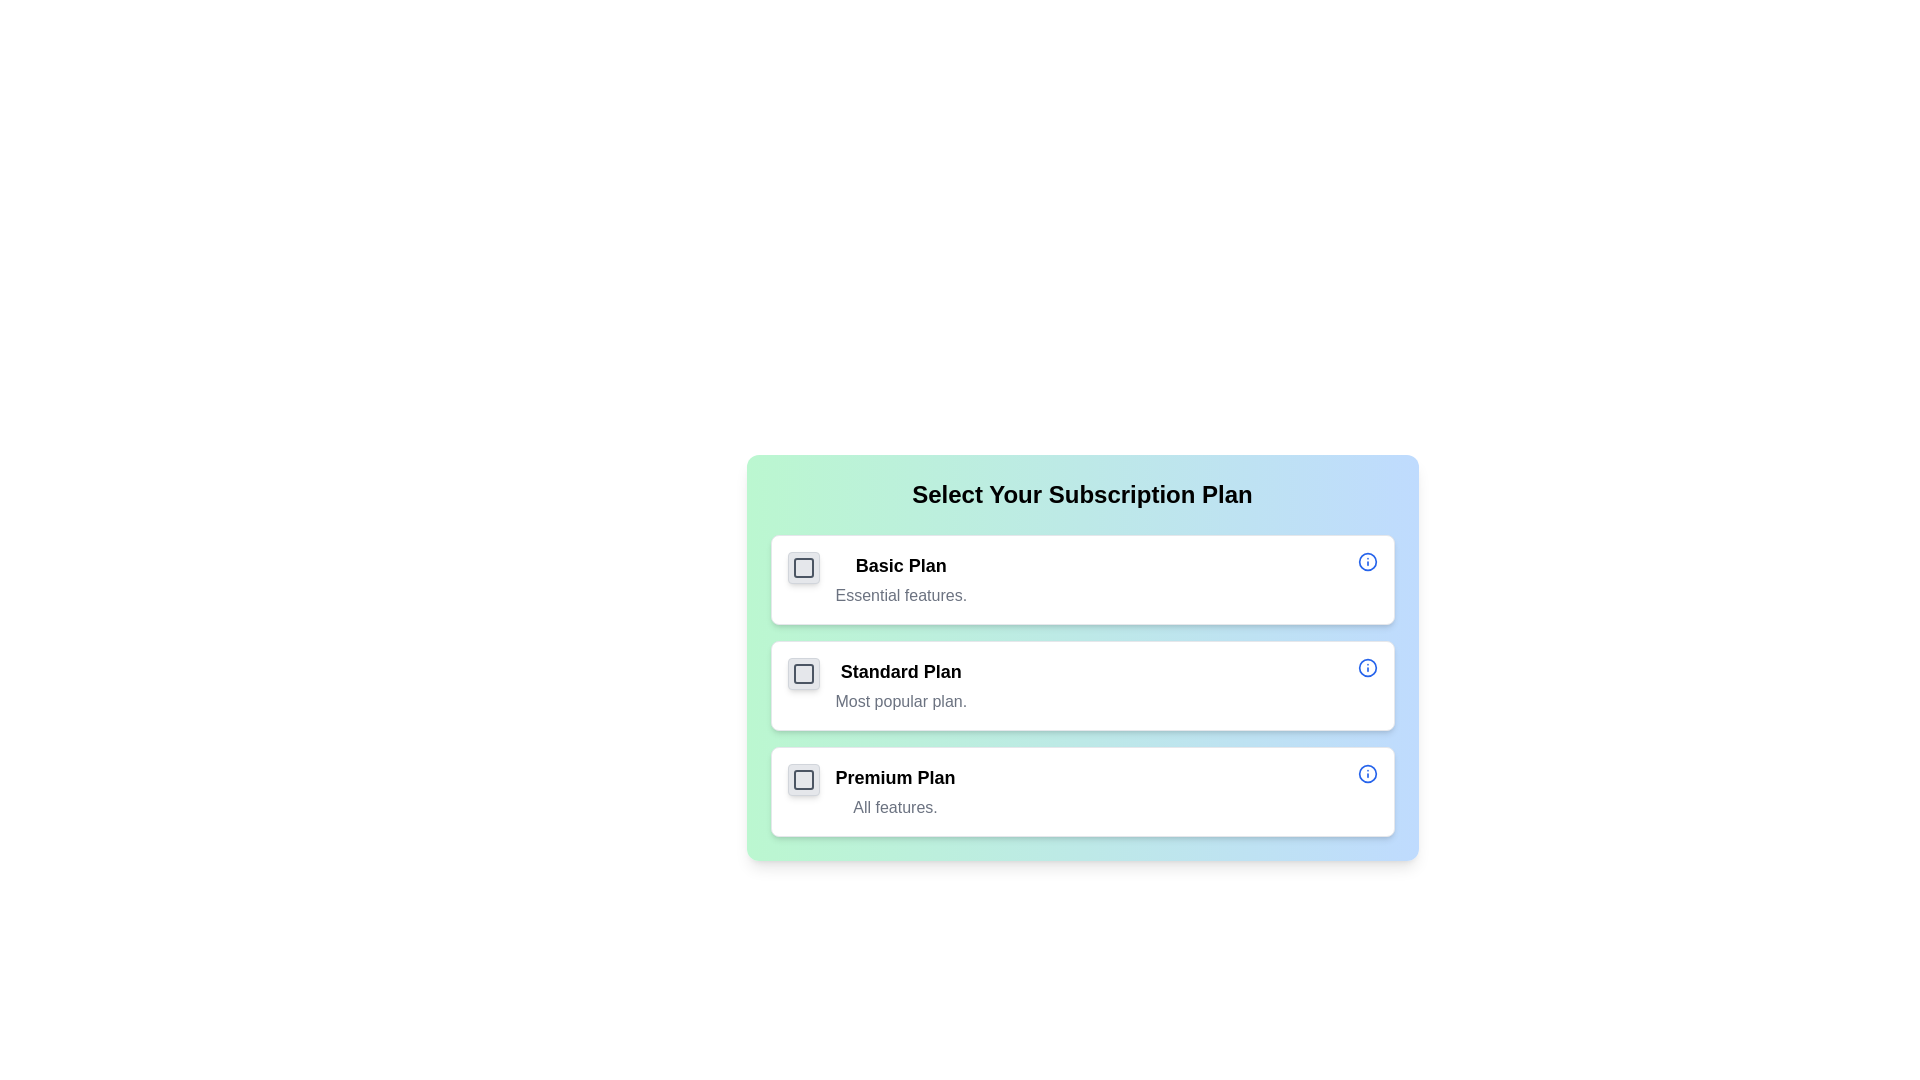 The height and width of the screenshot is (1080, 1920). What do you see at coordinates (803, 567) in the screenshot?
I see `the checkbox selector for the 'Basic Plan' option` at bounding box center [803, 567].